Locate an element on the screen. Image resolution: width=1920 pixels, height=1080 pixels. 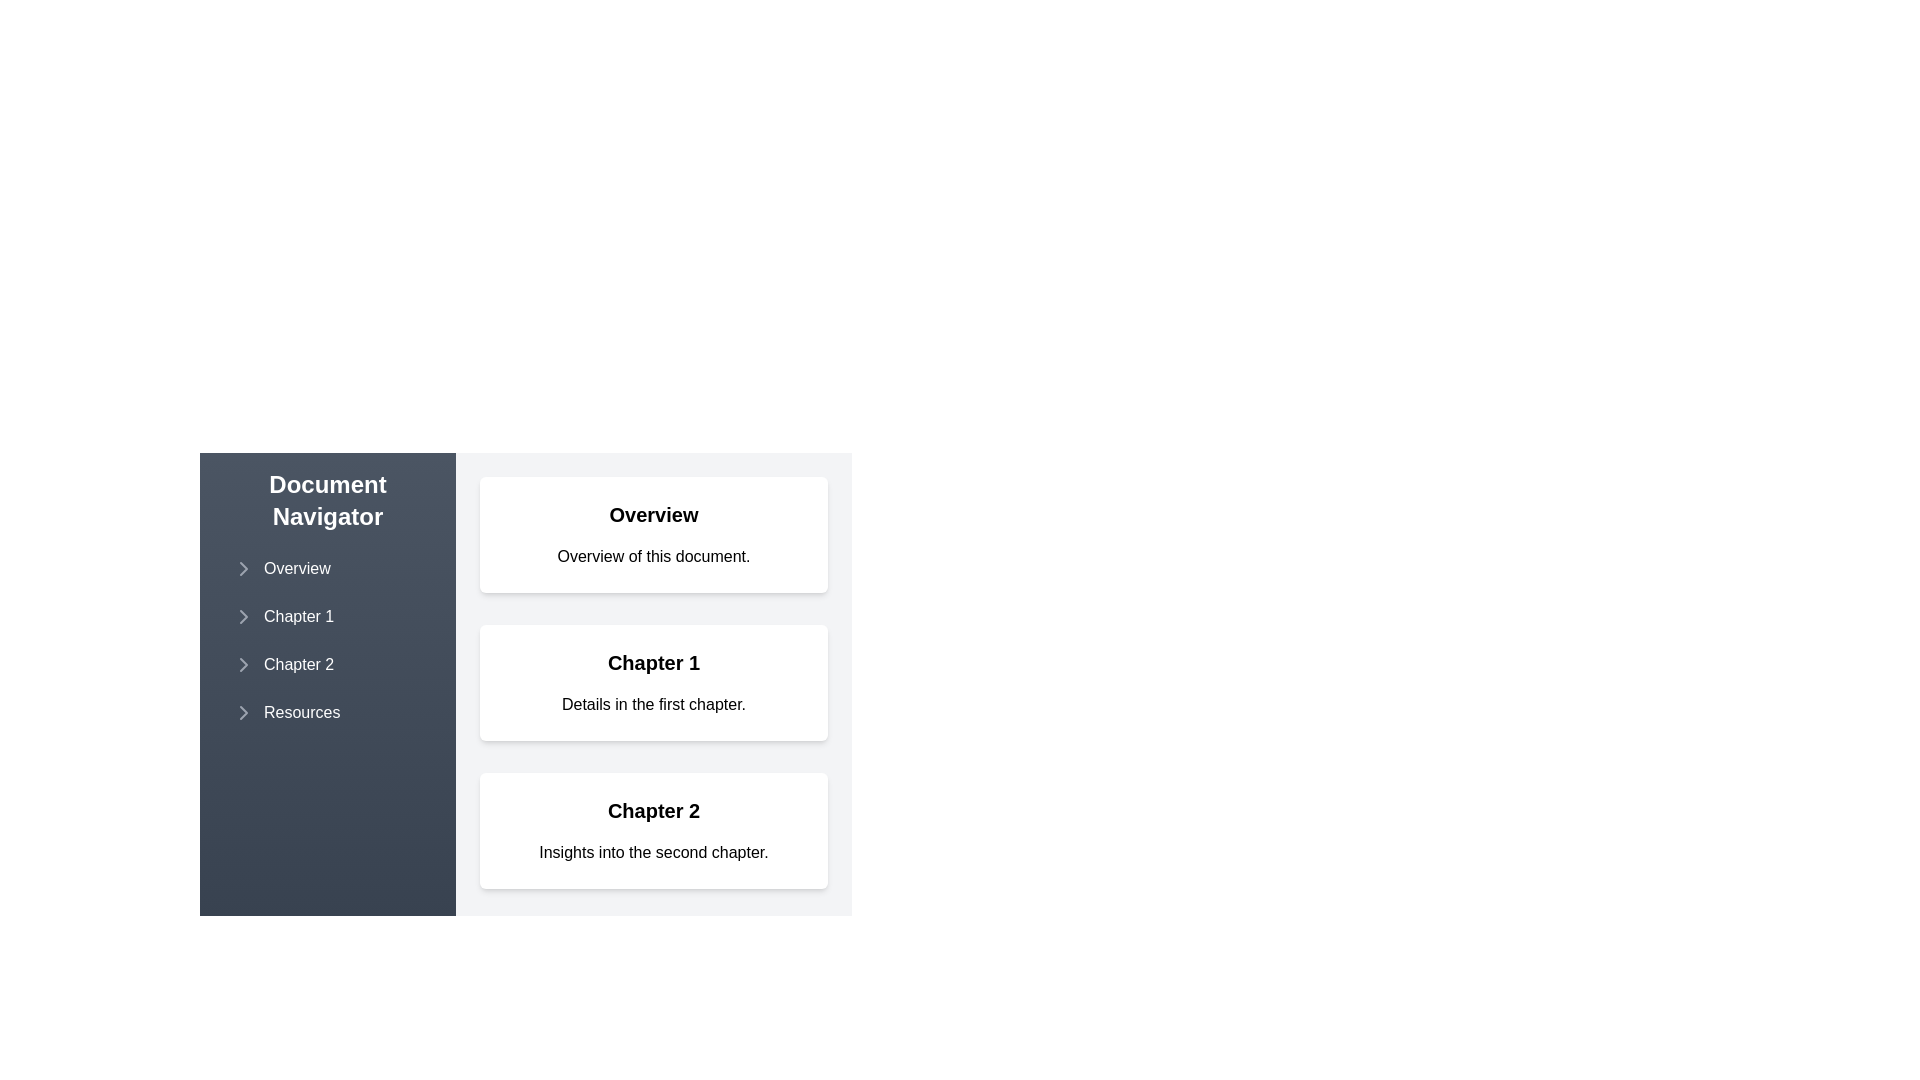
text label heading located at the top of the first white card to understand its purpose is located at coordinates (653, 514).